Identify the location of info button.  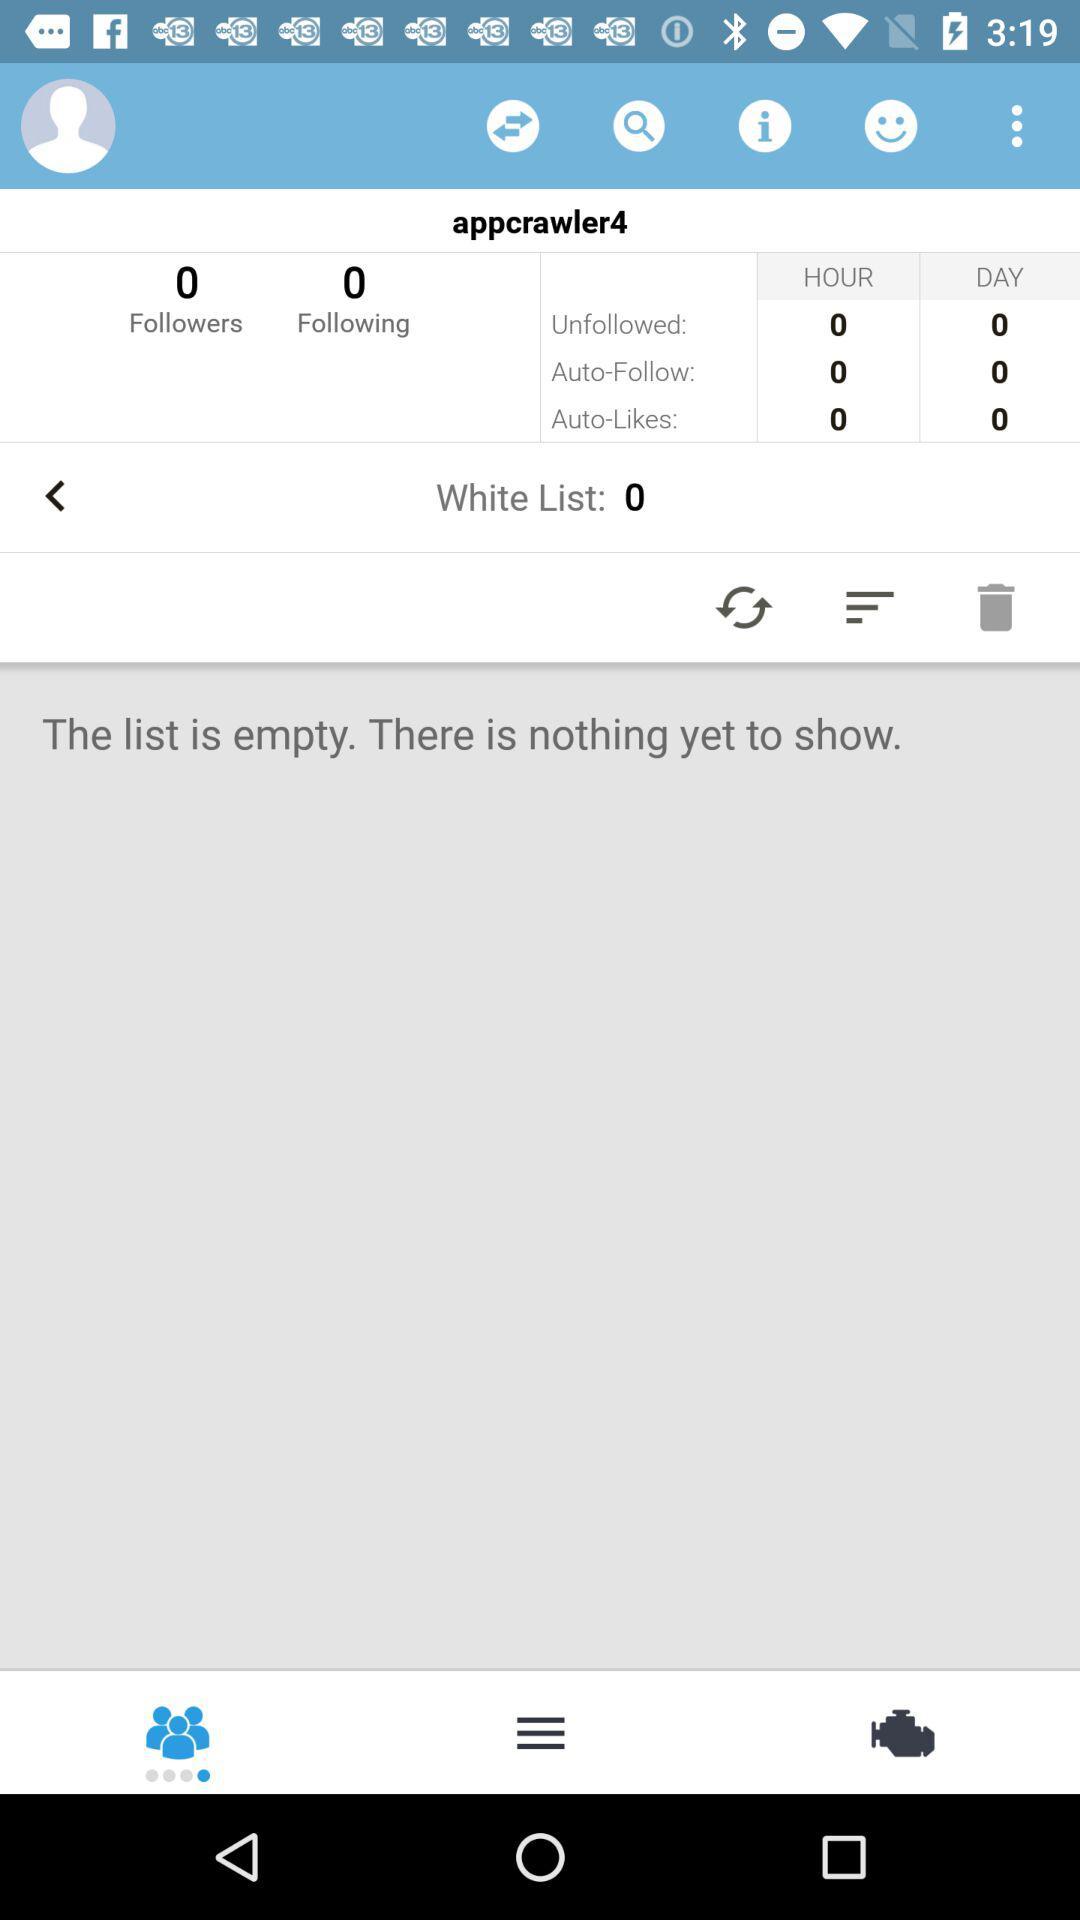
(764, 124).